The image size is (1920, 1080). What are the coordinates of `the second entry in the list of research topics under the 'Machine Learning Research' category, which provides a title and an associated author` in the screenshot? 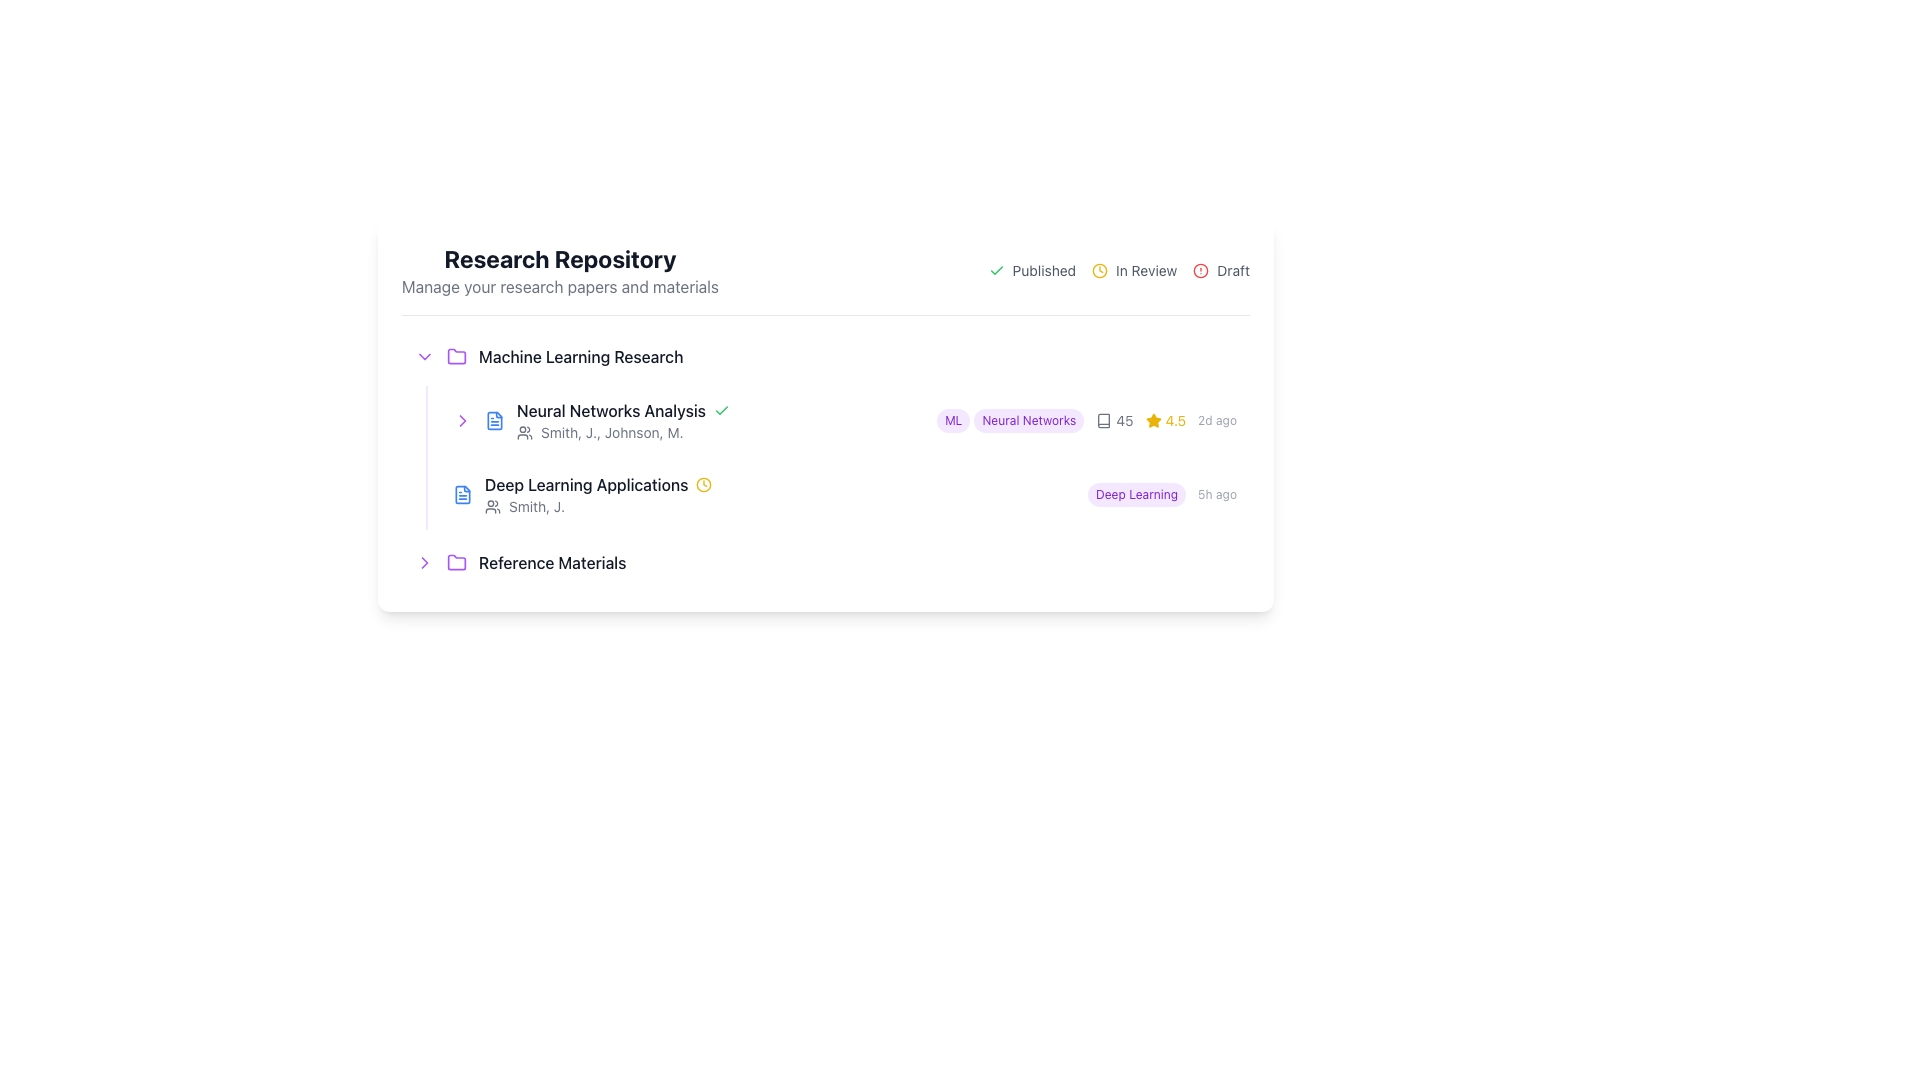 It's located at (779, 494).